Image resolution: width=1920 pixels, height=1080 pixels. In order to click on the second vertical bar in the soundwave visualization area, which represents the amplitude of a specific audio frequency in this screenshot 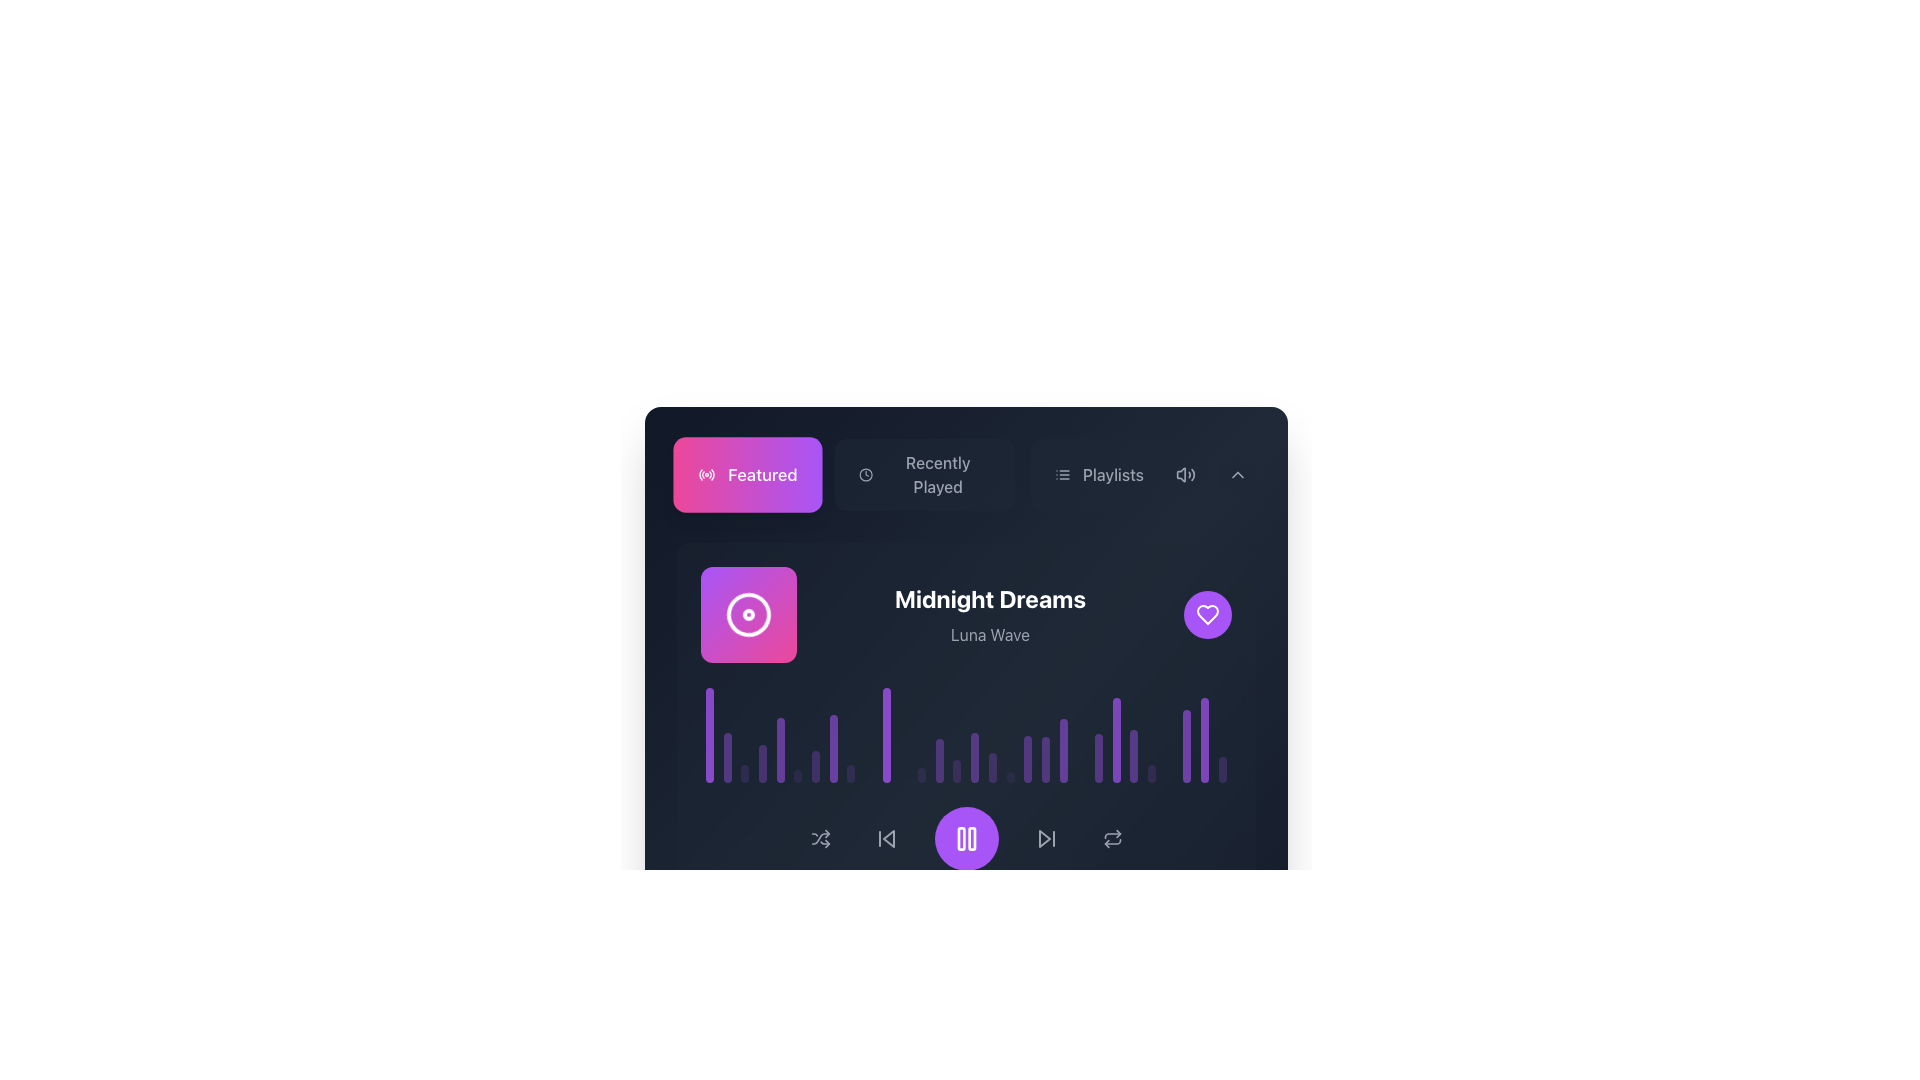, I will do `click(726, 758)`.